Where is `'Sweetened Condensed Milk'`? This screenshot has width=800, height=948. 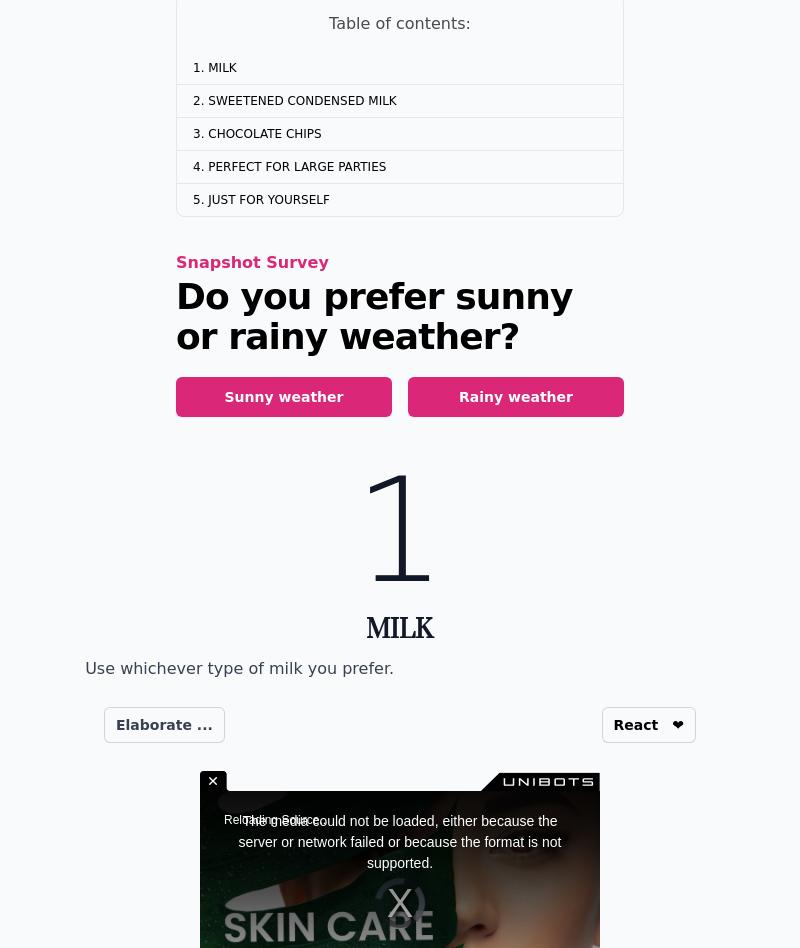 'Sweetened Condensed Milk' is located at coordinates (301, 100).